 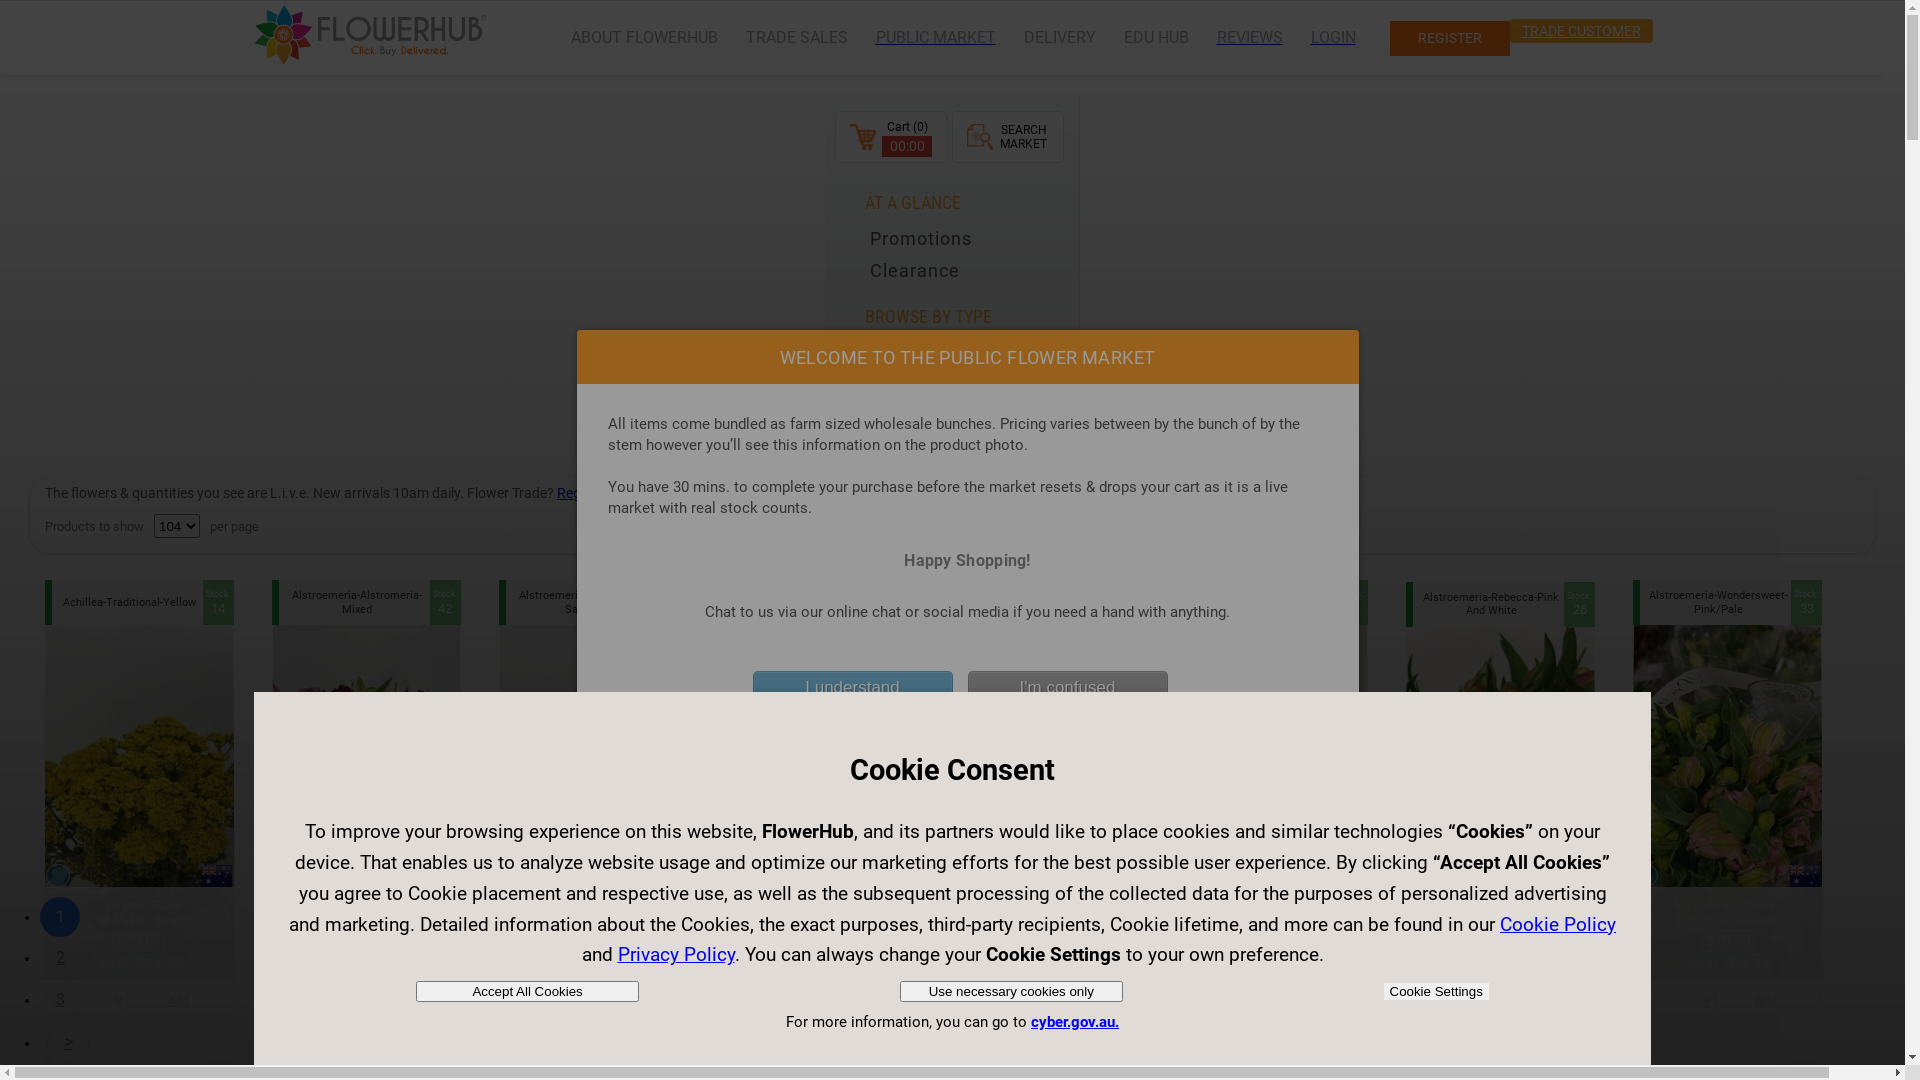 I want to click on '>', so click(x=67, y=1040).